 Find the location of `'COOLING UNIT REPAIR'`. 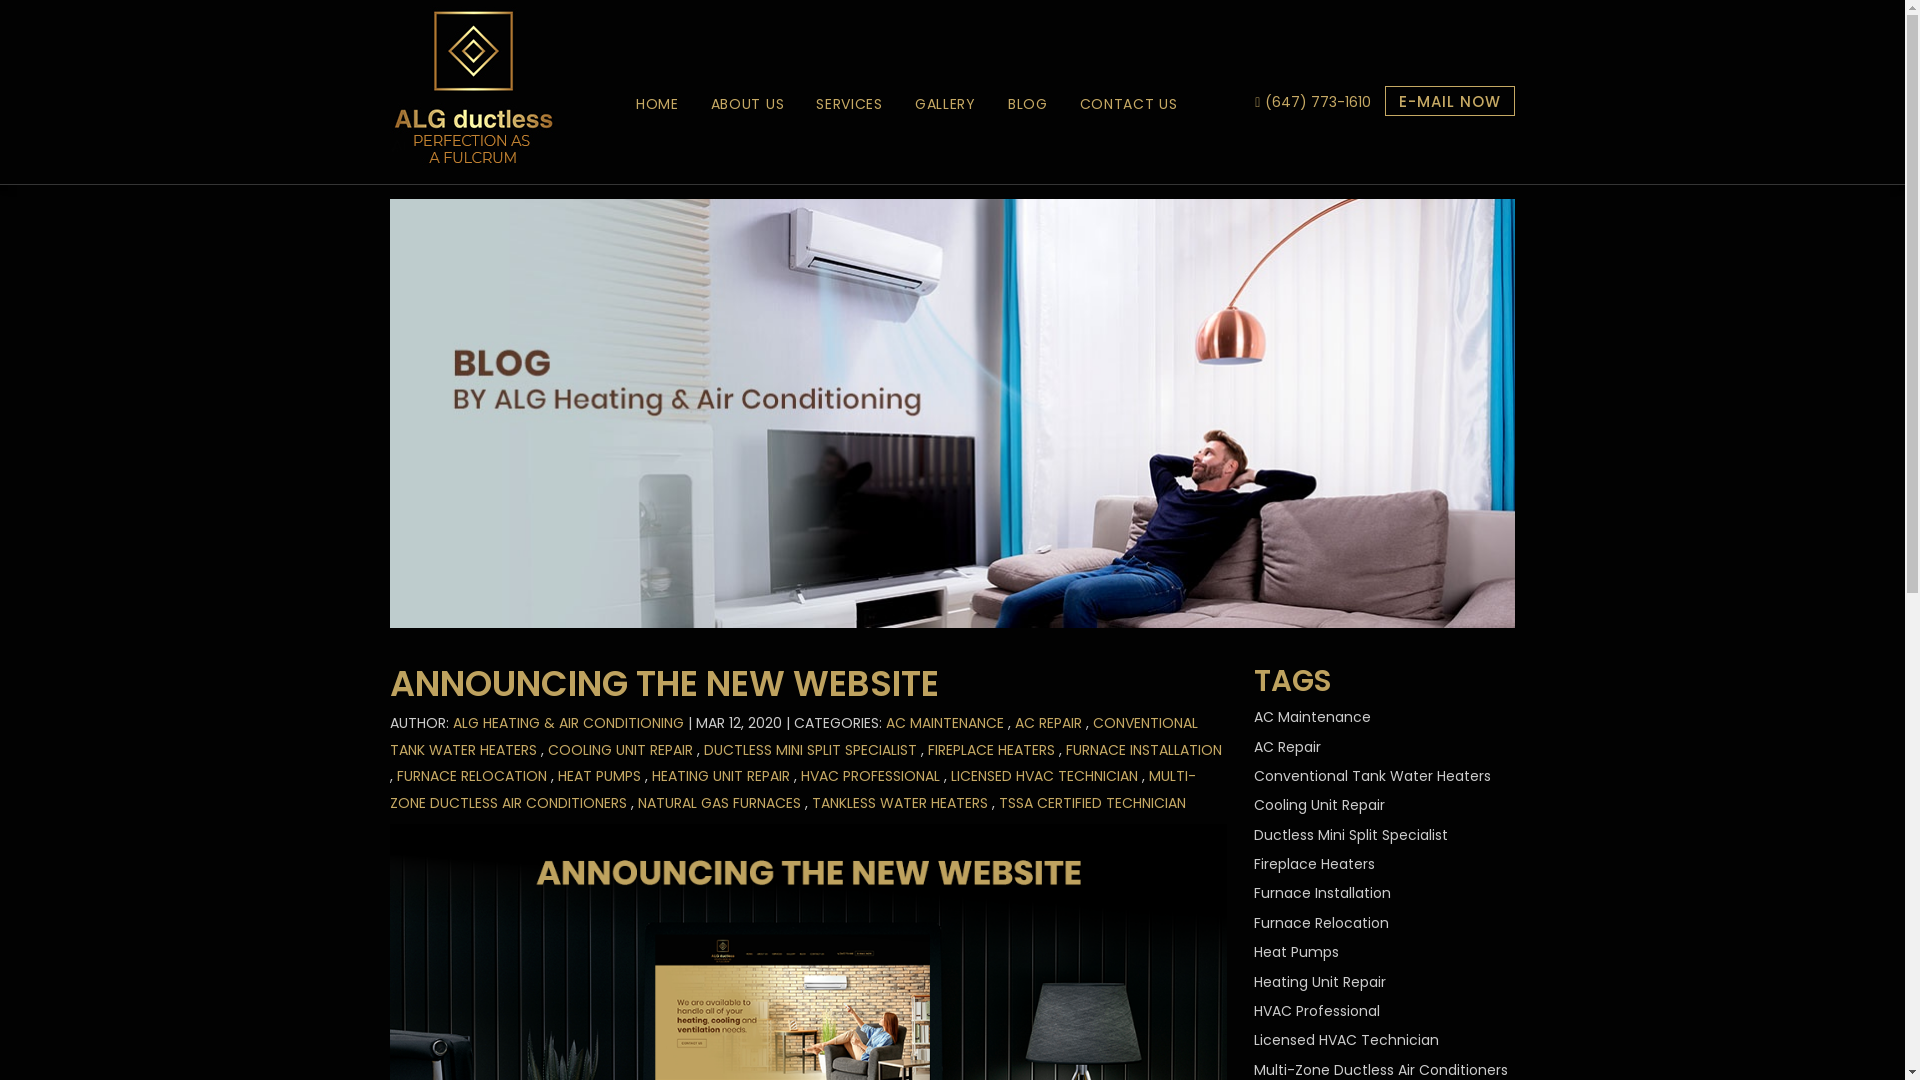

'COOLING UNIT REPAIR' is located at coordinates (619, 749).